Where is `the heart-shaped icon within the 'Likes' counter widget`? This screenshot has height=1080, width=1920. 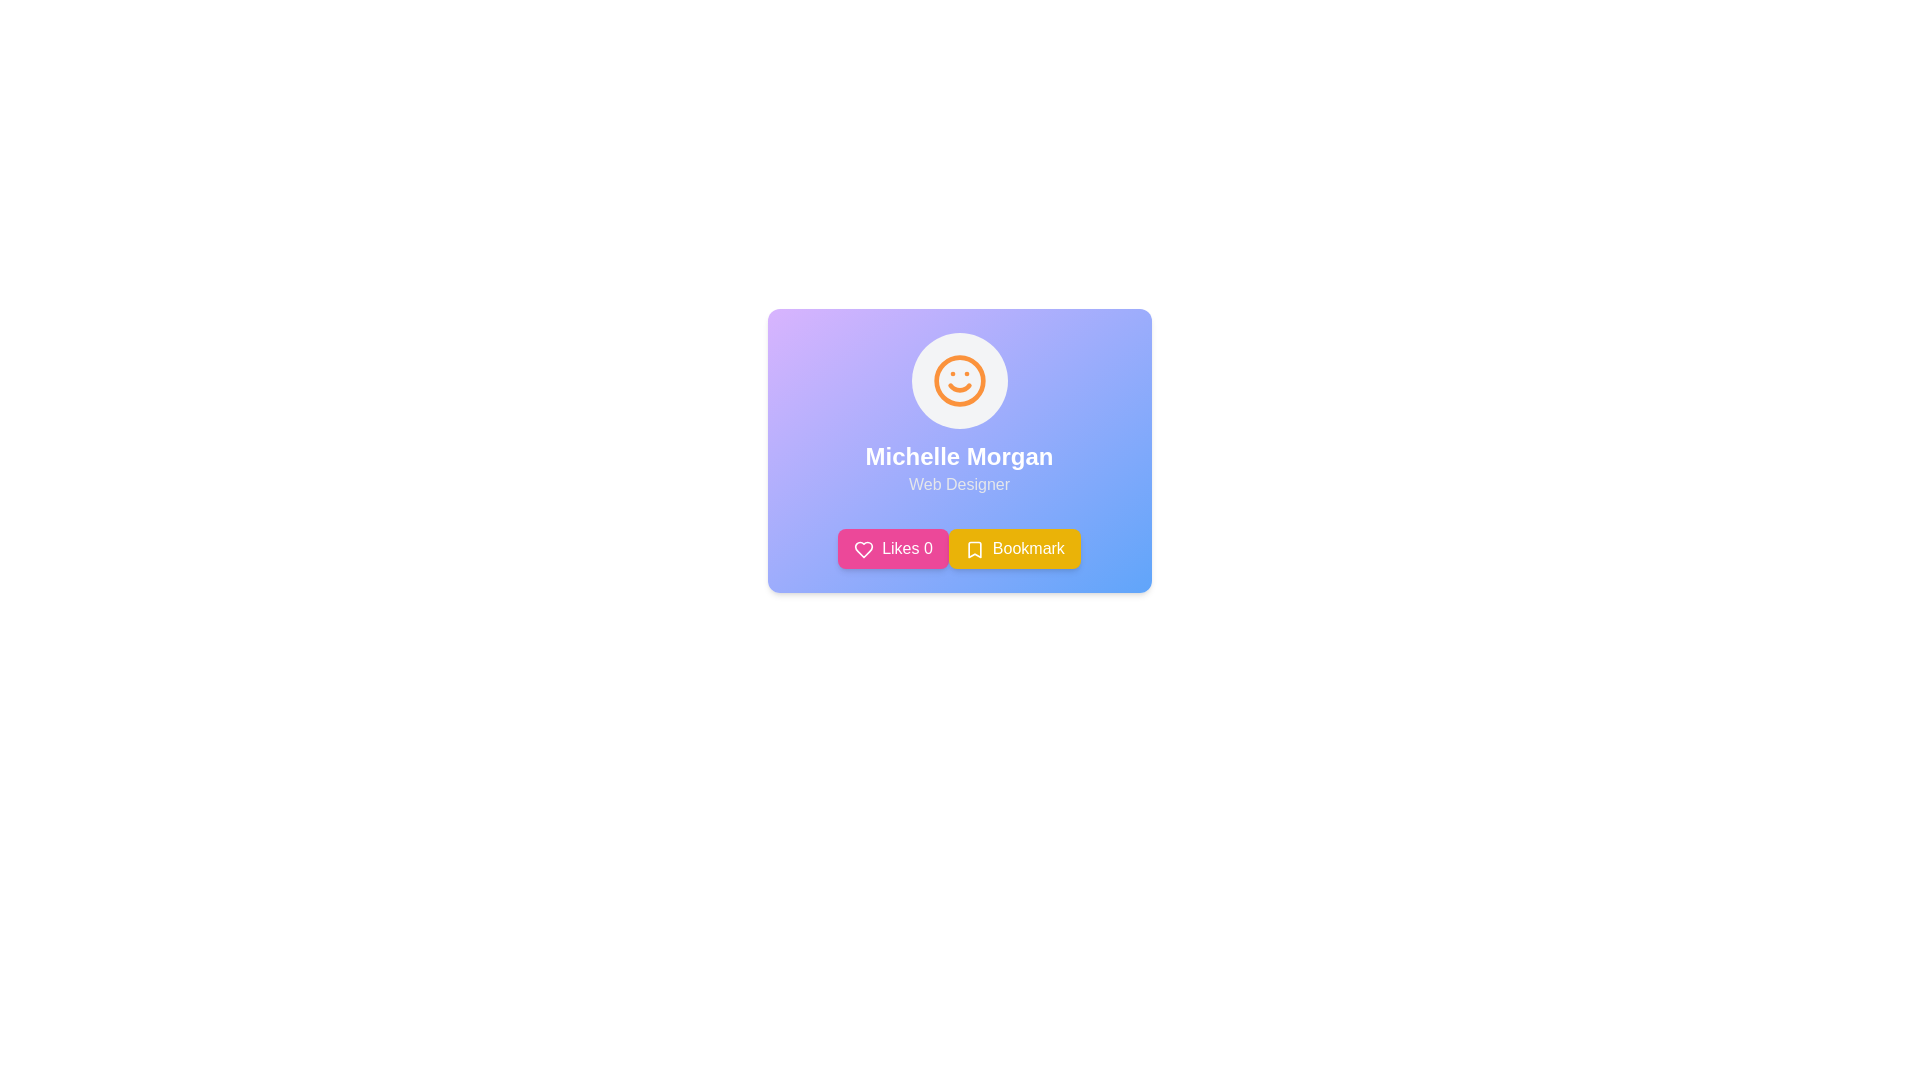
the heart-shaped icon within the 'Likes' counter widget is located at coordinates (864, 548).